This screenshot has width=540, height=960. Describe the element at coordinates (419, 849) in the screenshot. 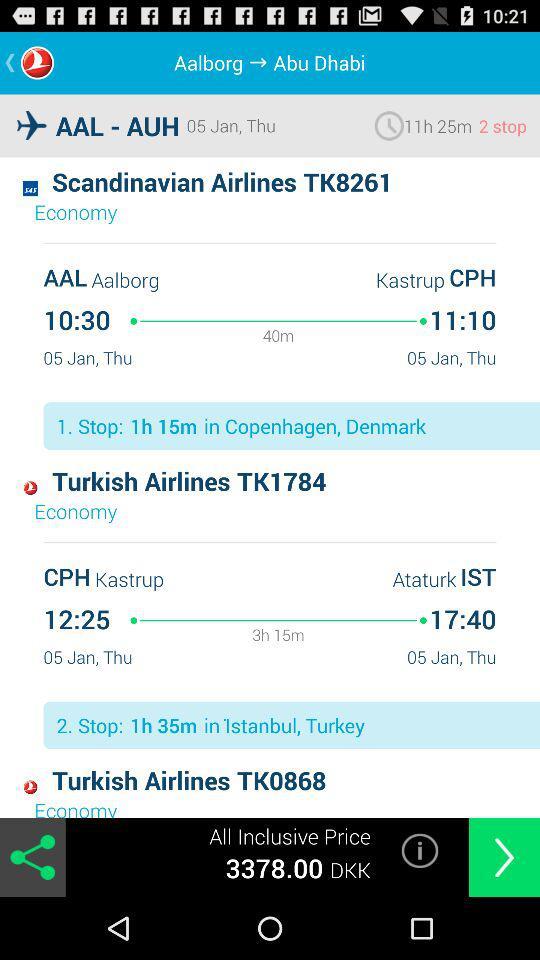

I see `the icon next to the all inclusive price` at that location.